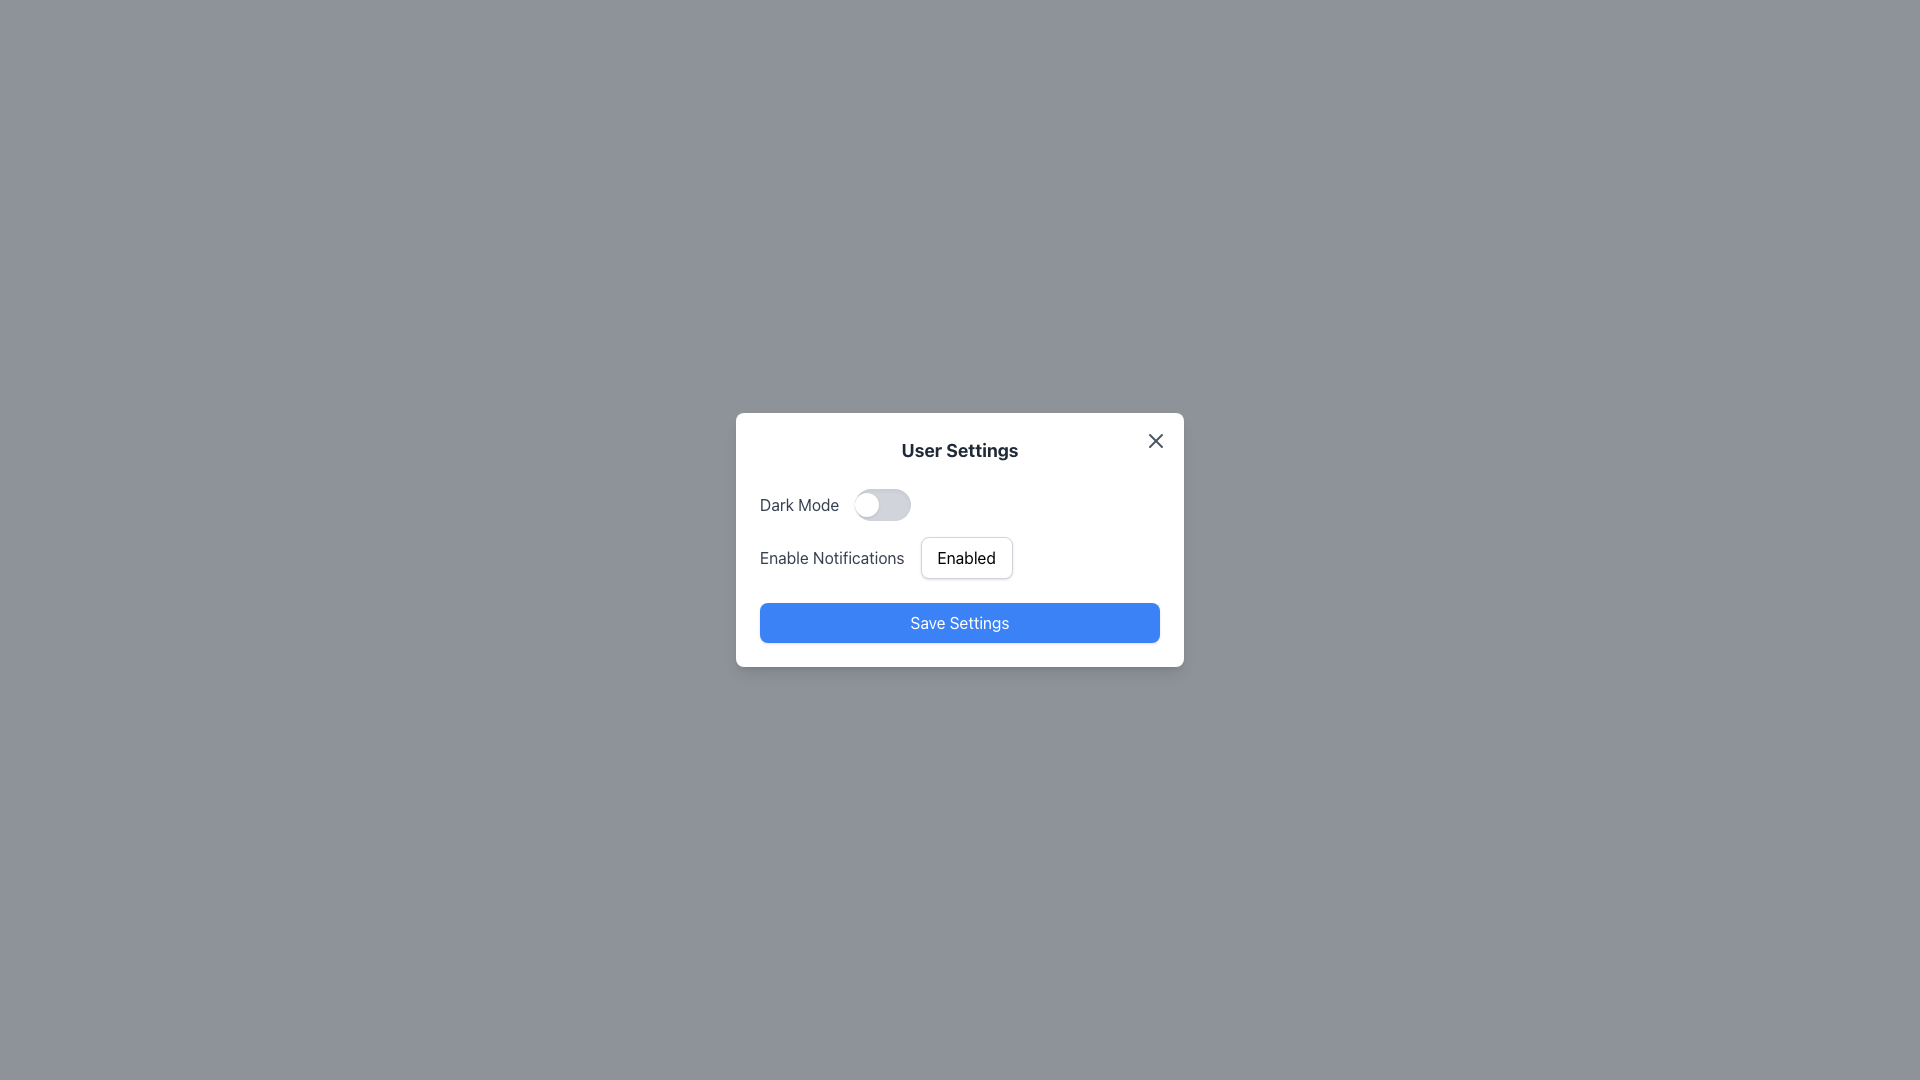 This screenshot has width=1920, height=1080. What do you see at coordinates (966, 558) in the screenshot?
I see `the rectangular button labeled 'Enabled' with a white background and rounded edges` at bounding box center [966, 558].